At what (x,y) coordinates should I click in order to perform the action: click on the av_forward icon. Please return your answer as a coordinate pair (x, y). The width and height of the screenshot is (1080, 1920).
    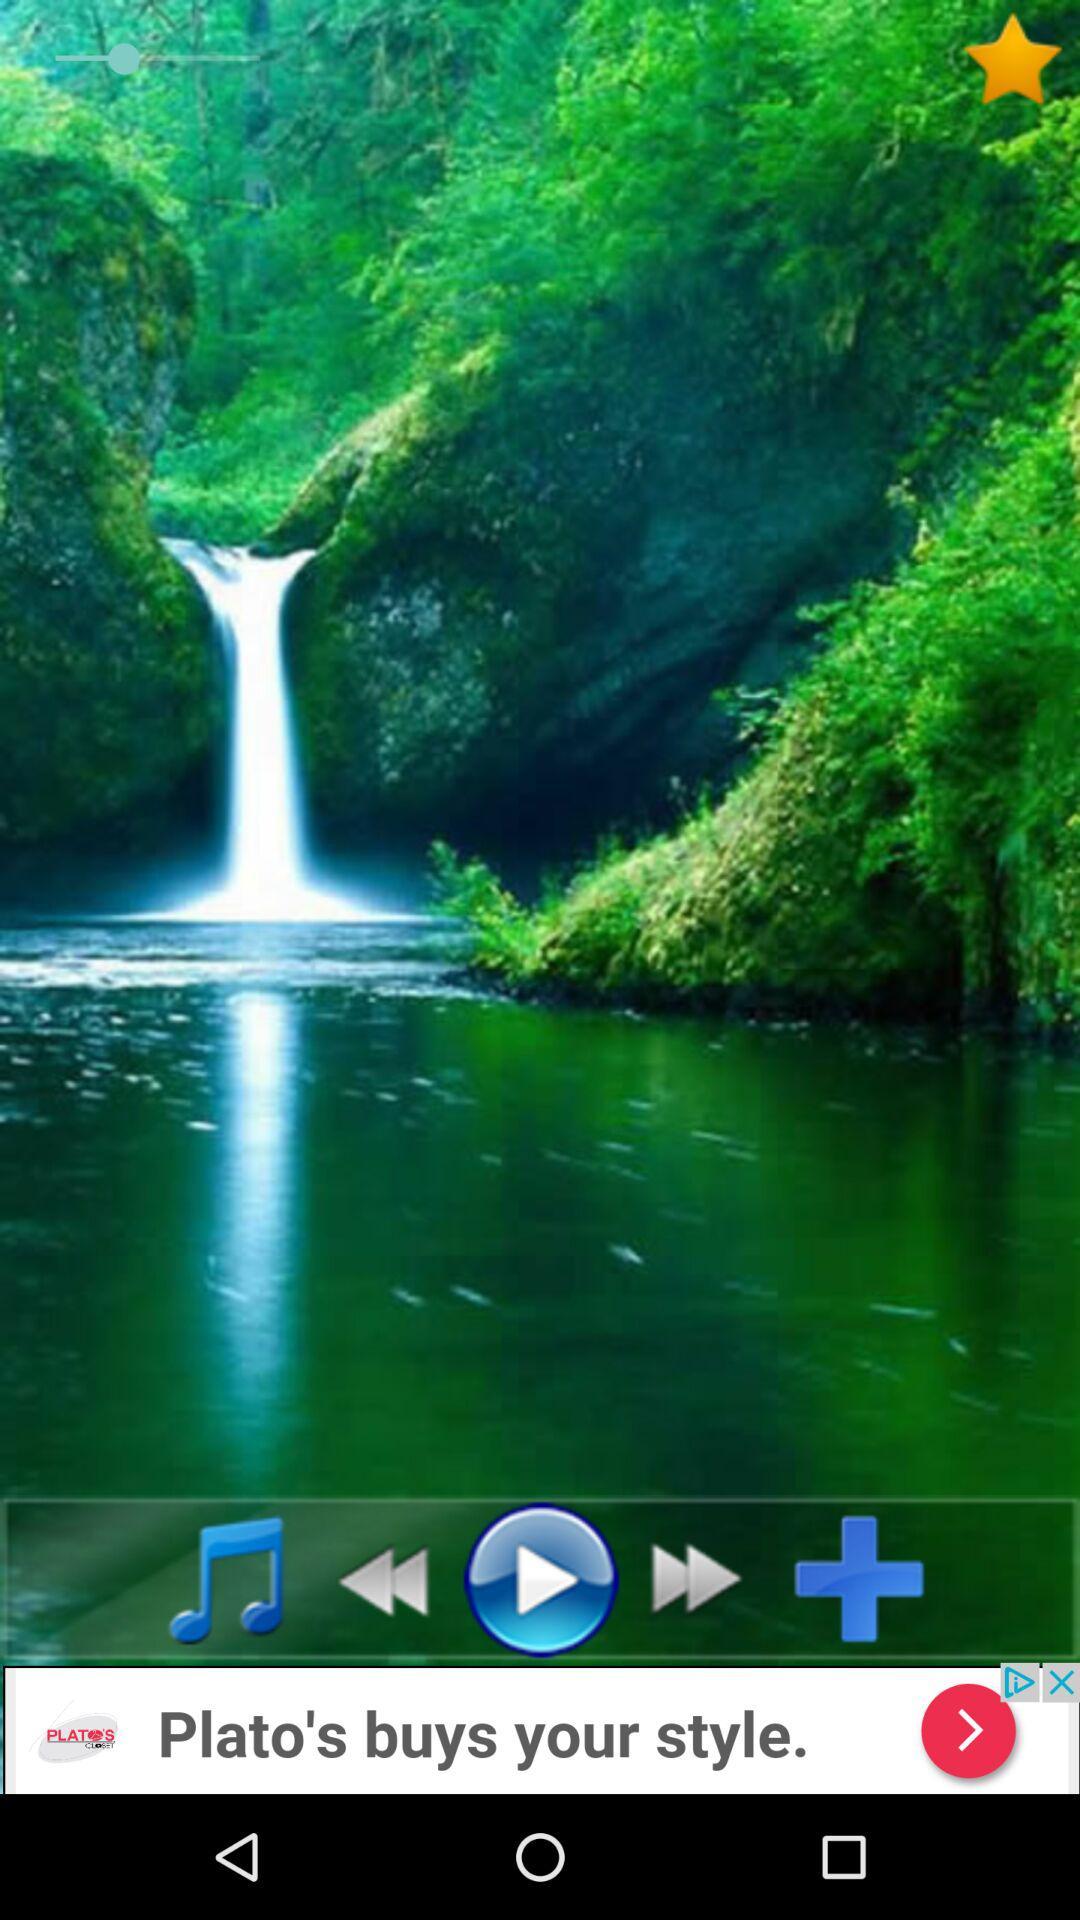
    Looking at the image, I should click on (707, 1577).